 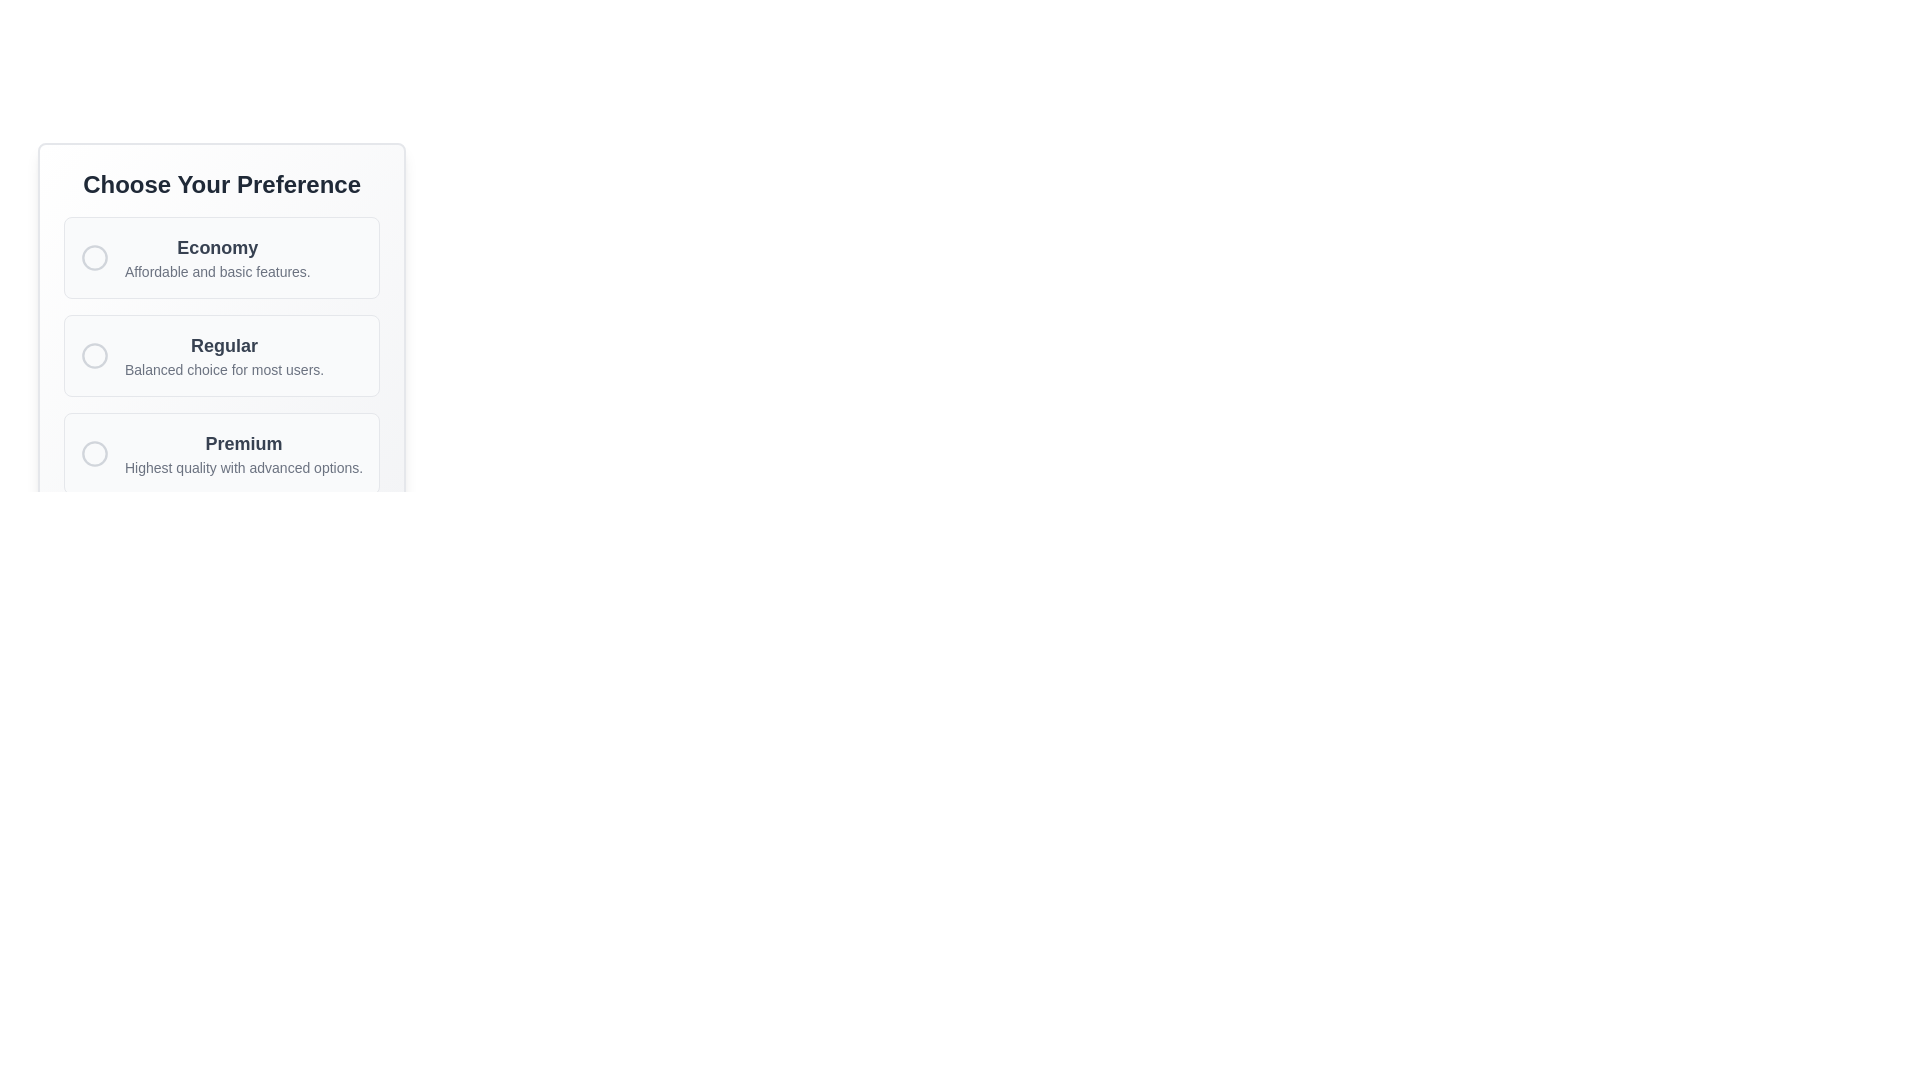 I want to click on the 'Regular' option in the selection group, so click(x=222, y=354).